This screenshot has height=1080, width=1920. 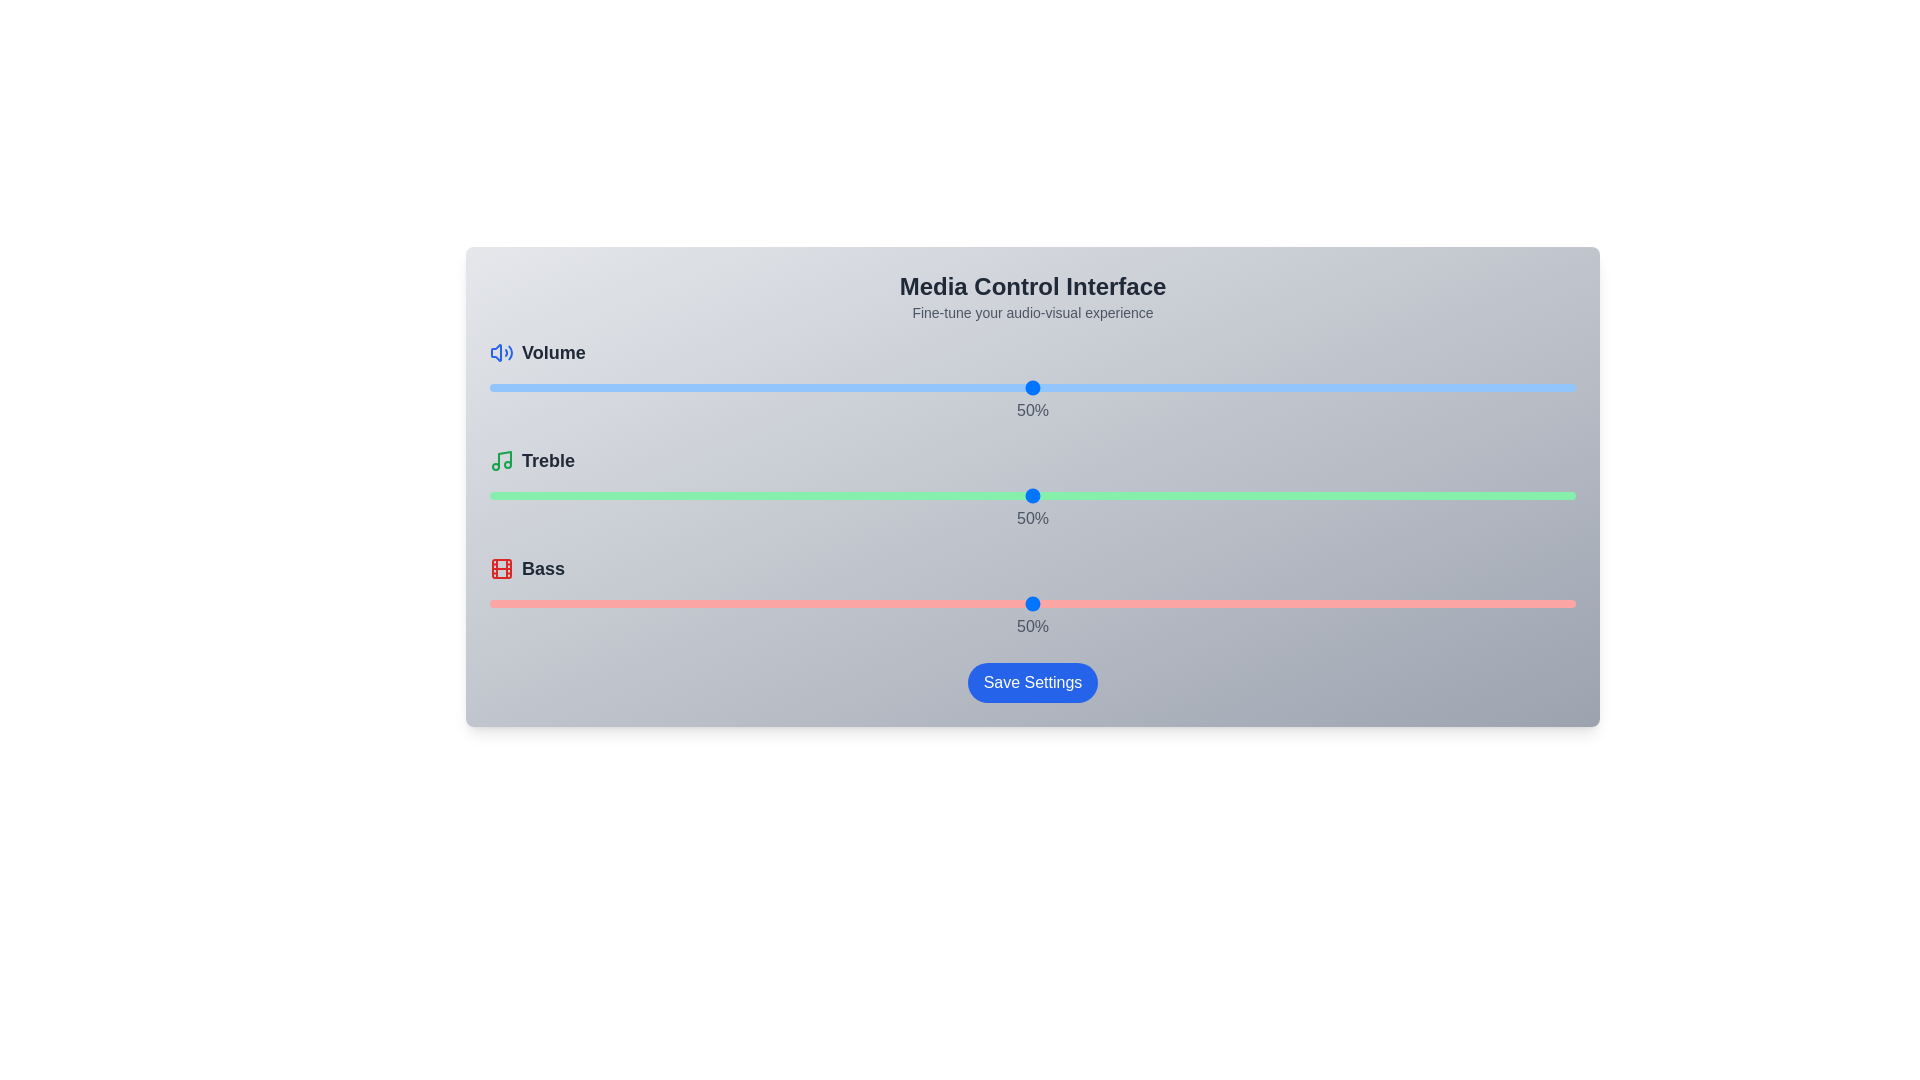 What do you see at coordinates (502, 569) in the screenshot?
I see `the Bass control icon positioned to the left of the 'Bass' label in the media controls section` at bounding box center [502, 569].